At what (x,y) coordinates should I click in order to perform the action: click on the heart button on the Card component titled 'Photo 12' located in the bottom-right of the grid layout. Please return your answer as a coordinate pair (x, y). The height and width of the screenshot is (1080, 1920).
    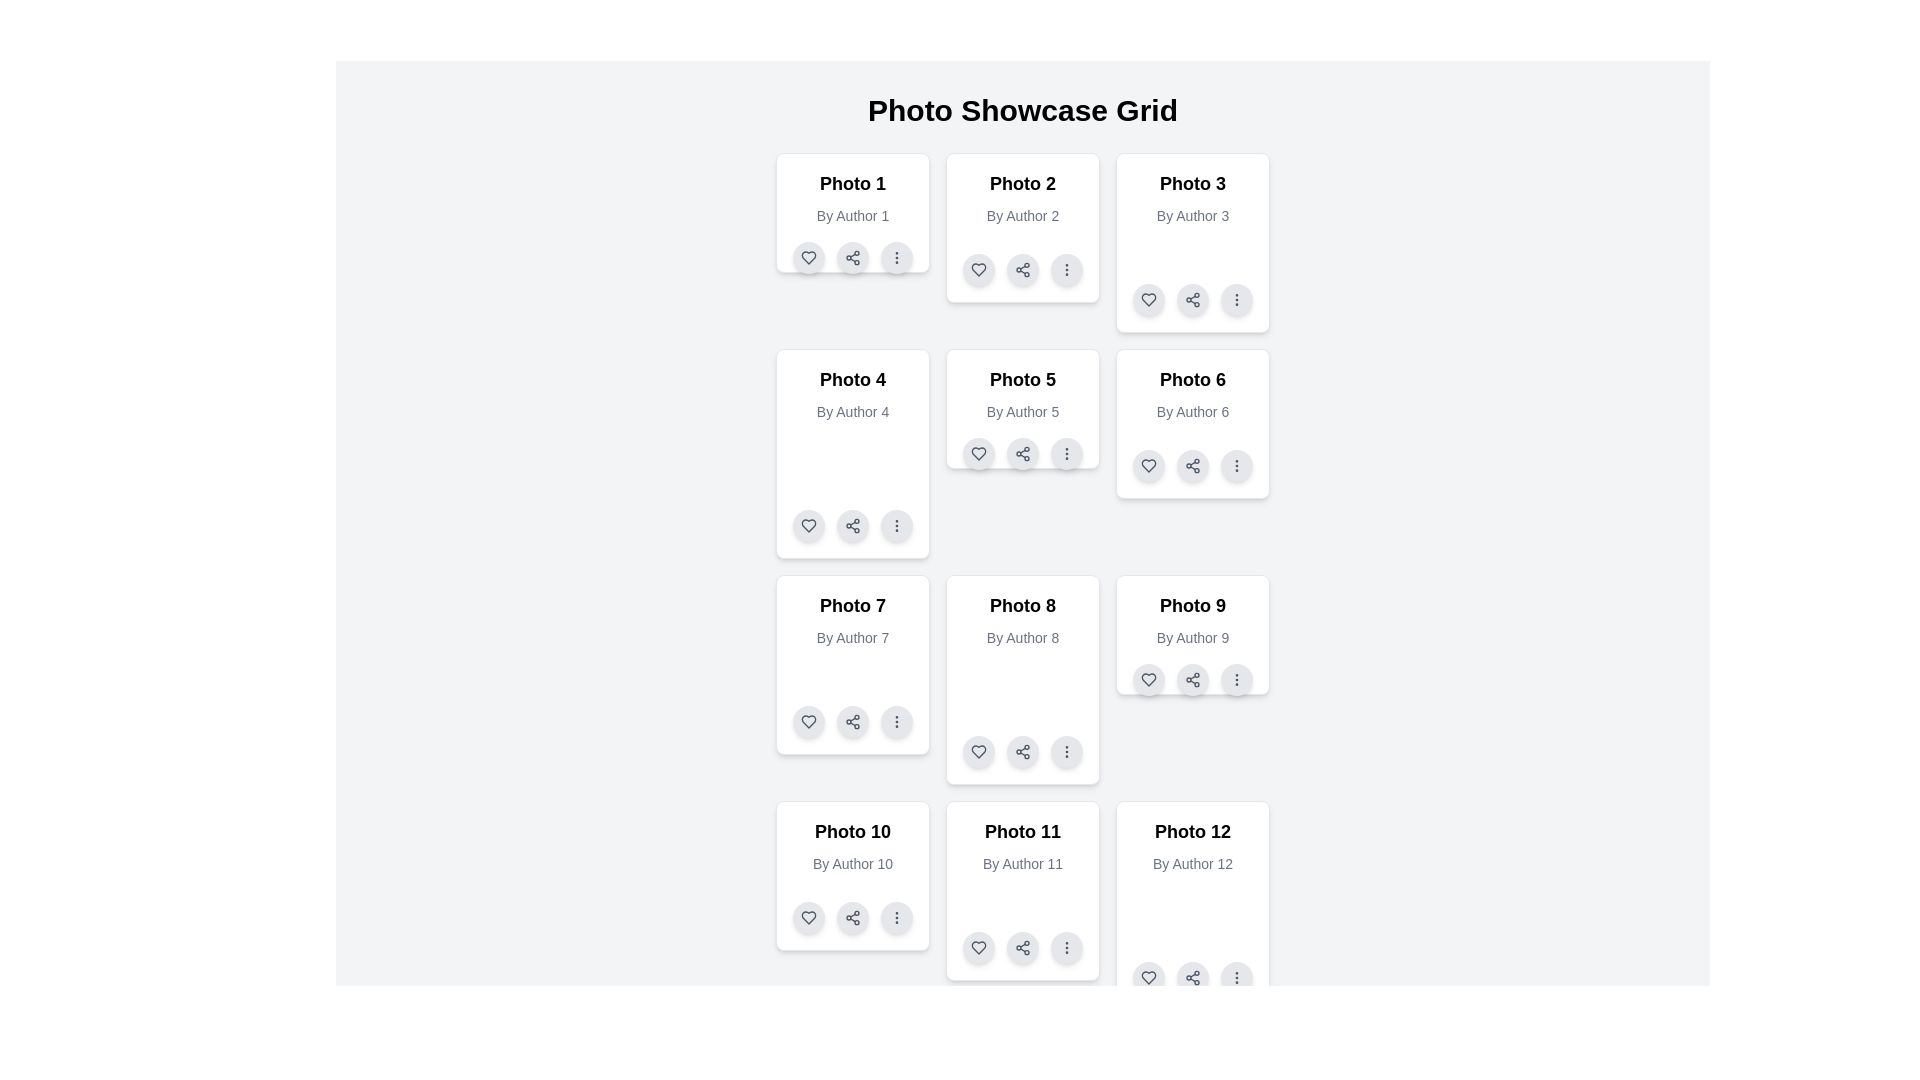
    Looking at the image, I should click on (1193, 906).